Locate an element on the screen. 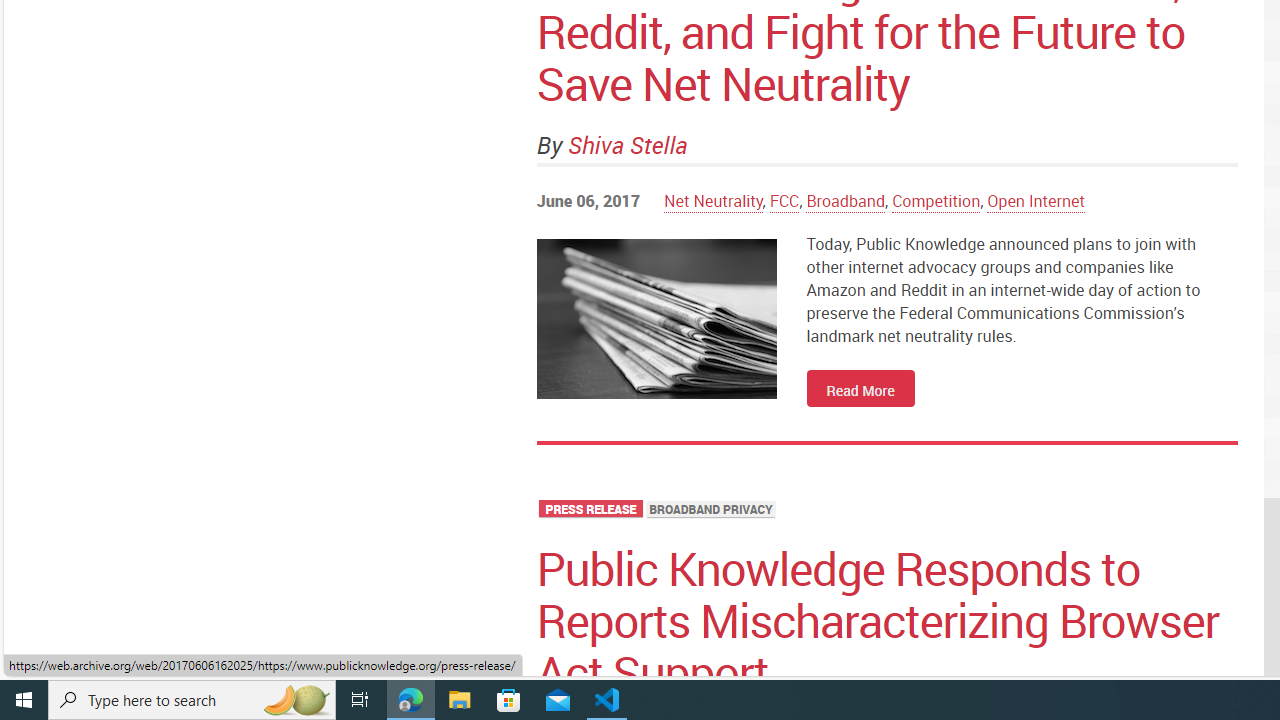 This screenshot has width=1280, height=720. 'Read More' is located at coordinates (860, 387).